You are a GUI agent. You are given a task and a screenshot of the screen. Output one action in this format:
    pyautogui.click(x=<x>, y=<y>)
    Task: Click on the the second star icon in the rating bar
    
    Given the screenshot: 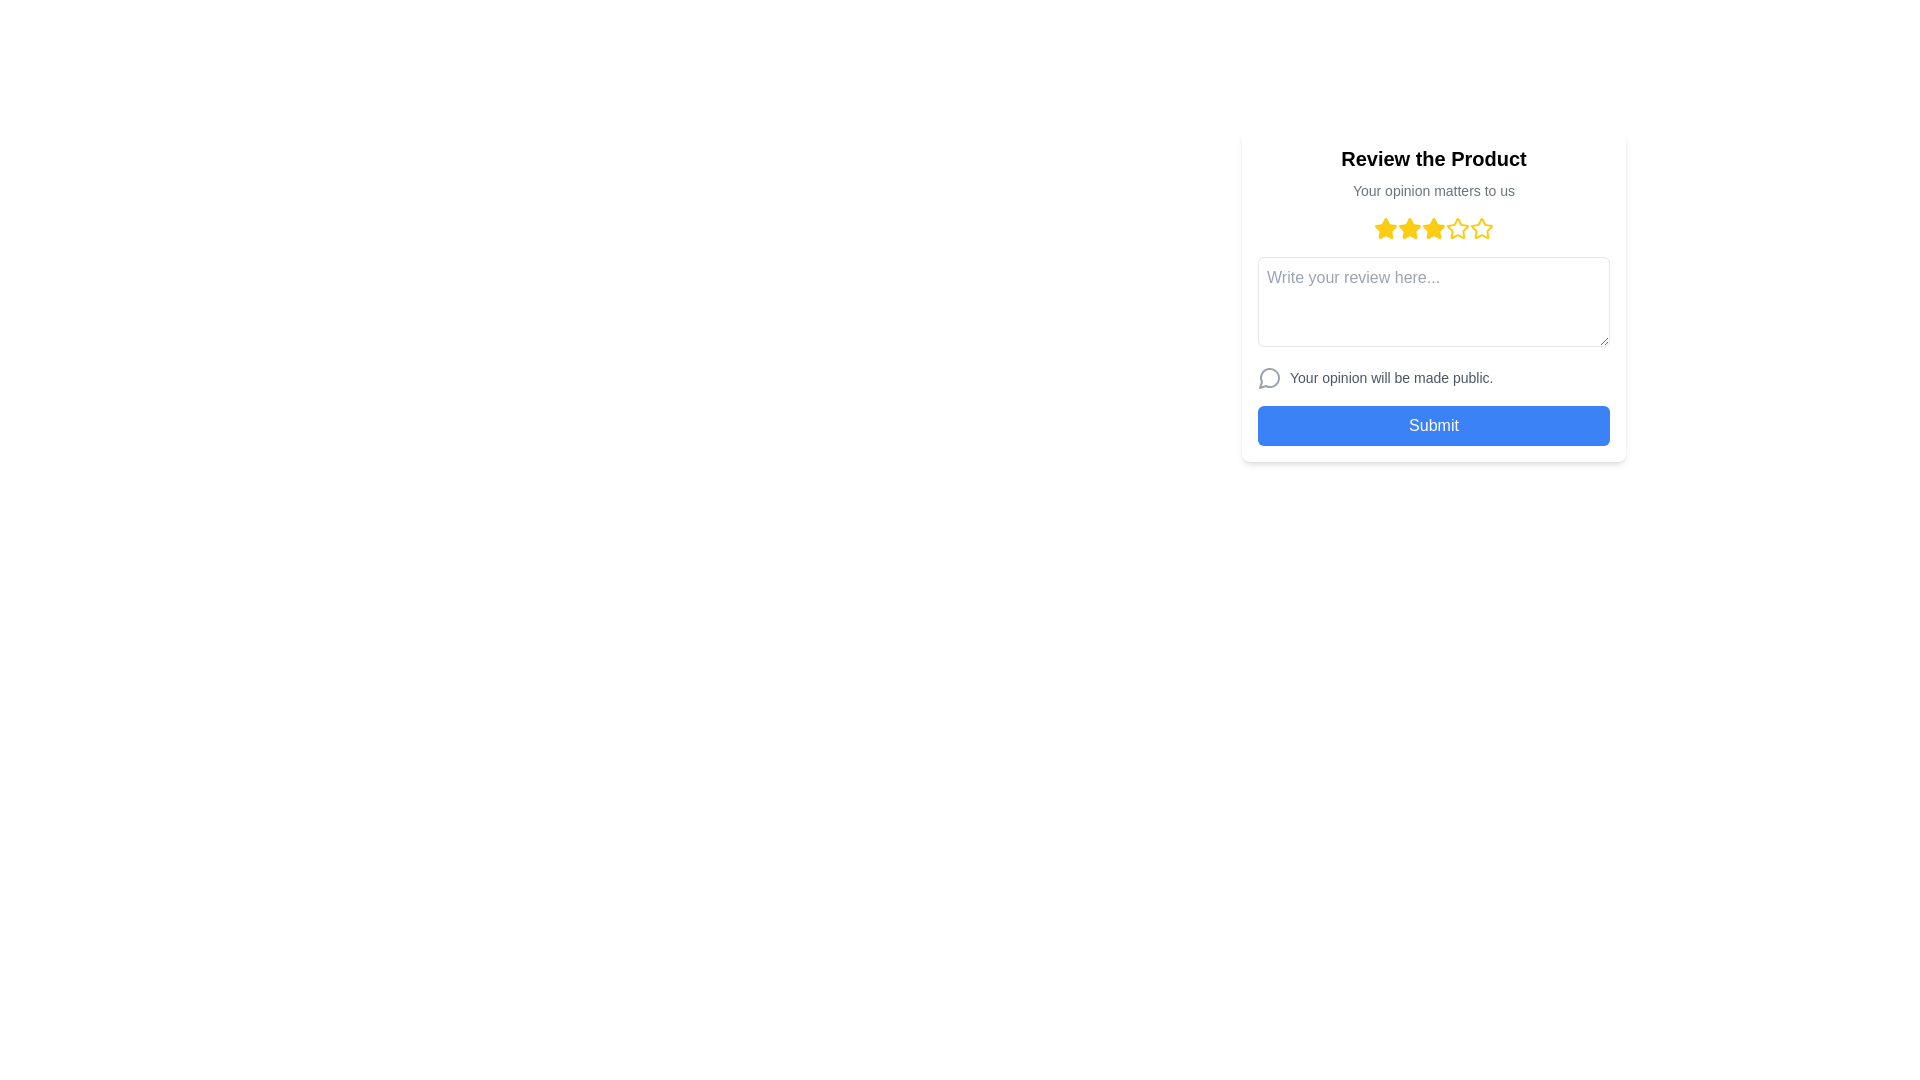 What is the action you would take?
    pyautogui.click(x=1409, y=227)
    